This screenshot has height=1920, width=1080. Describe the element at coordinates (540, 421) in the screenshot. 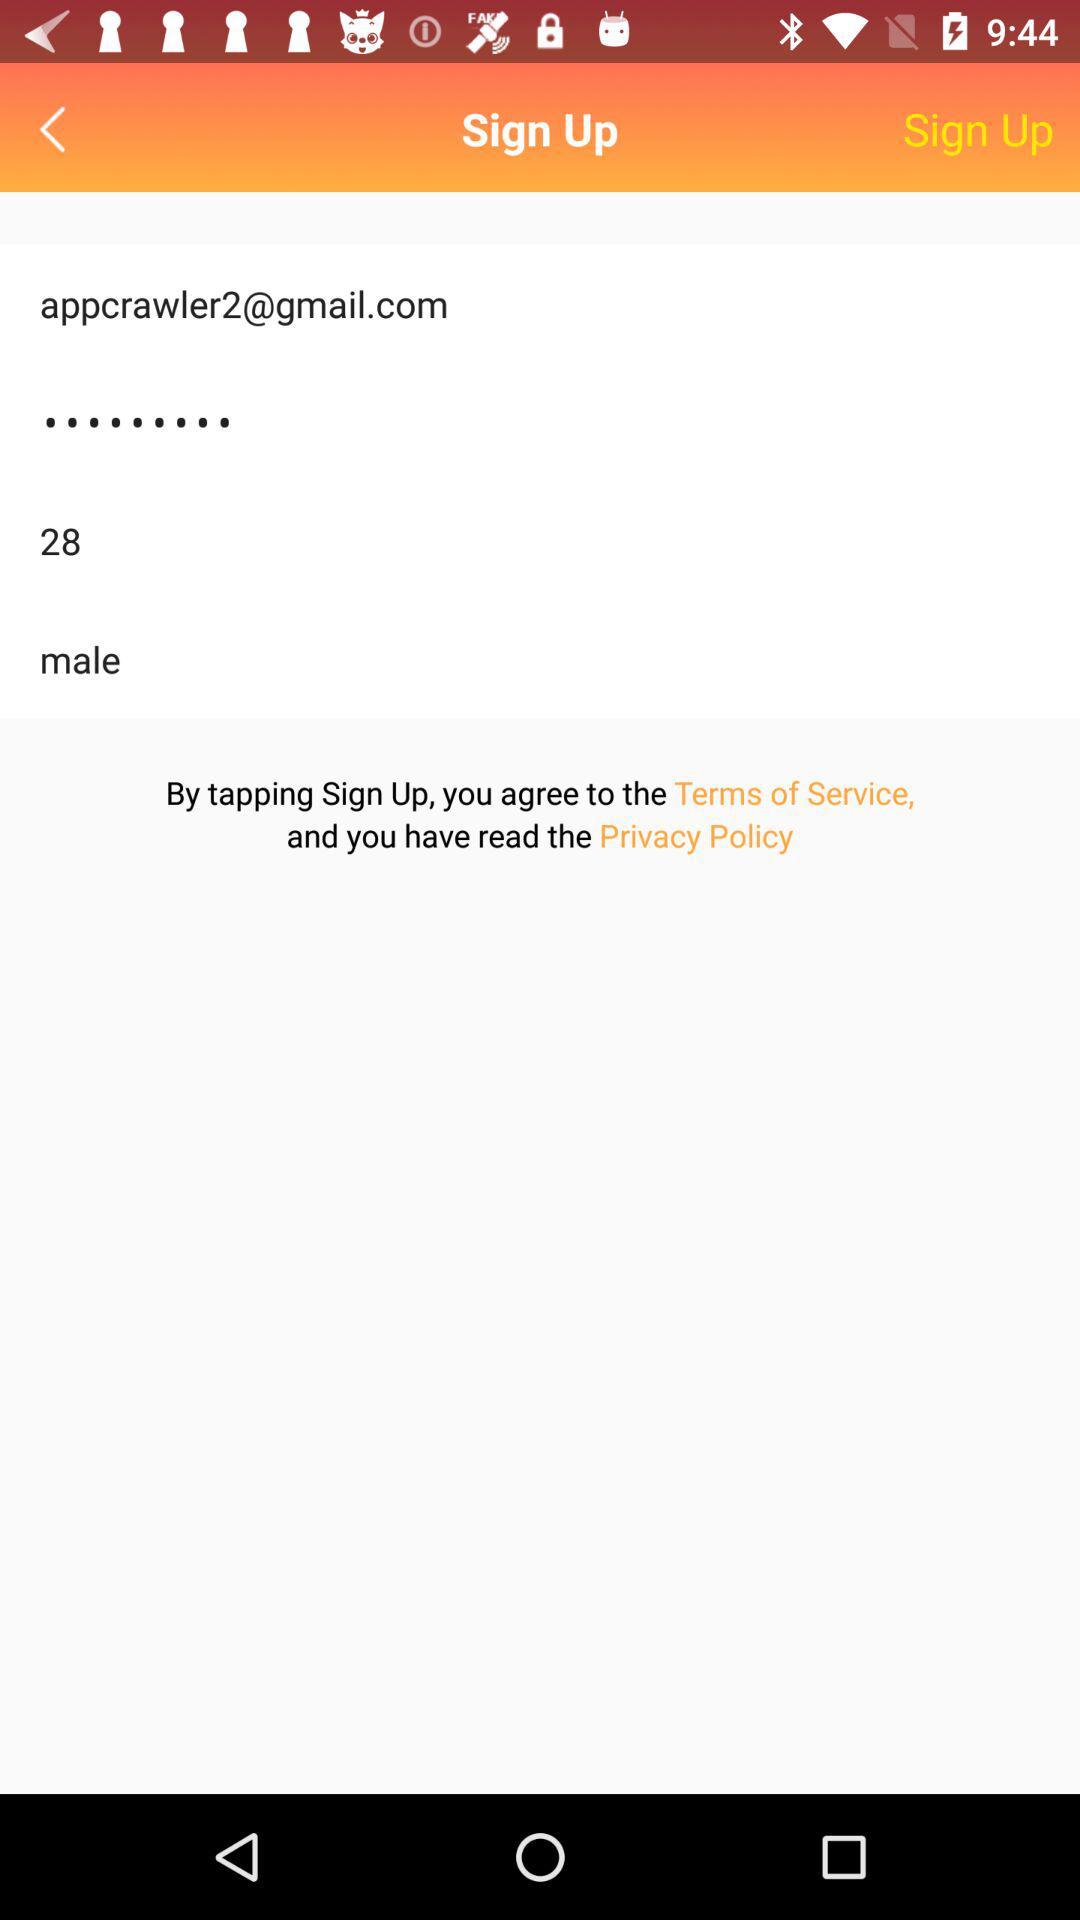

I see `item above 28 item` at that location.